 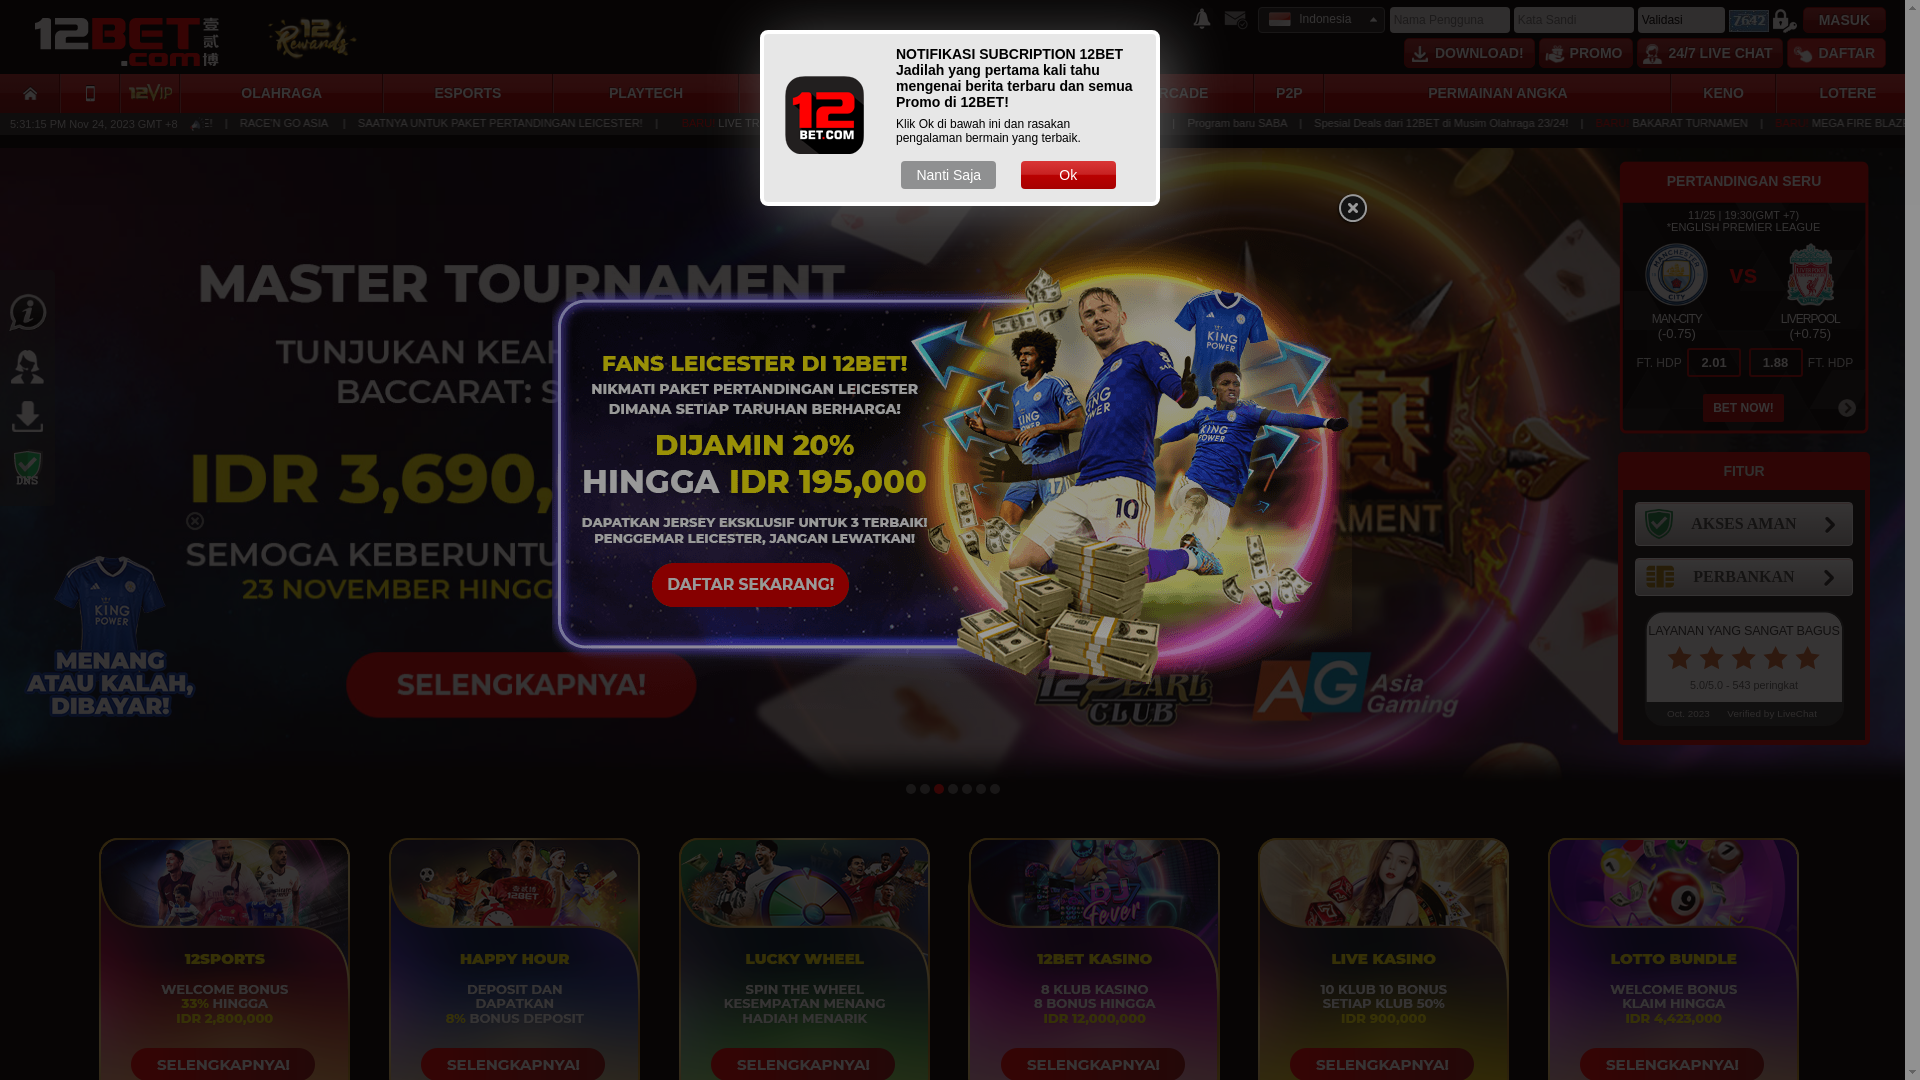 I want to click on 'MASUK', so click(x=1843, y=19).